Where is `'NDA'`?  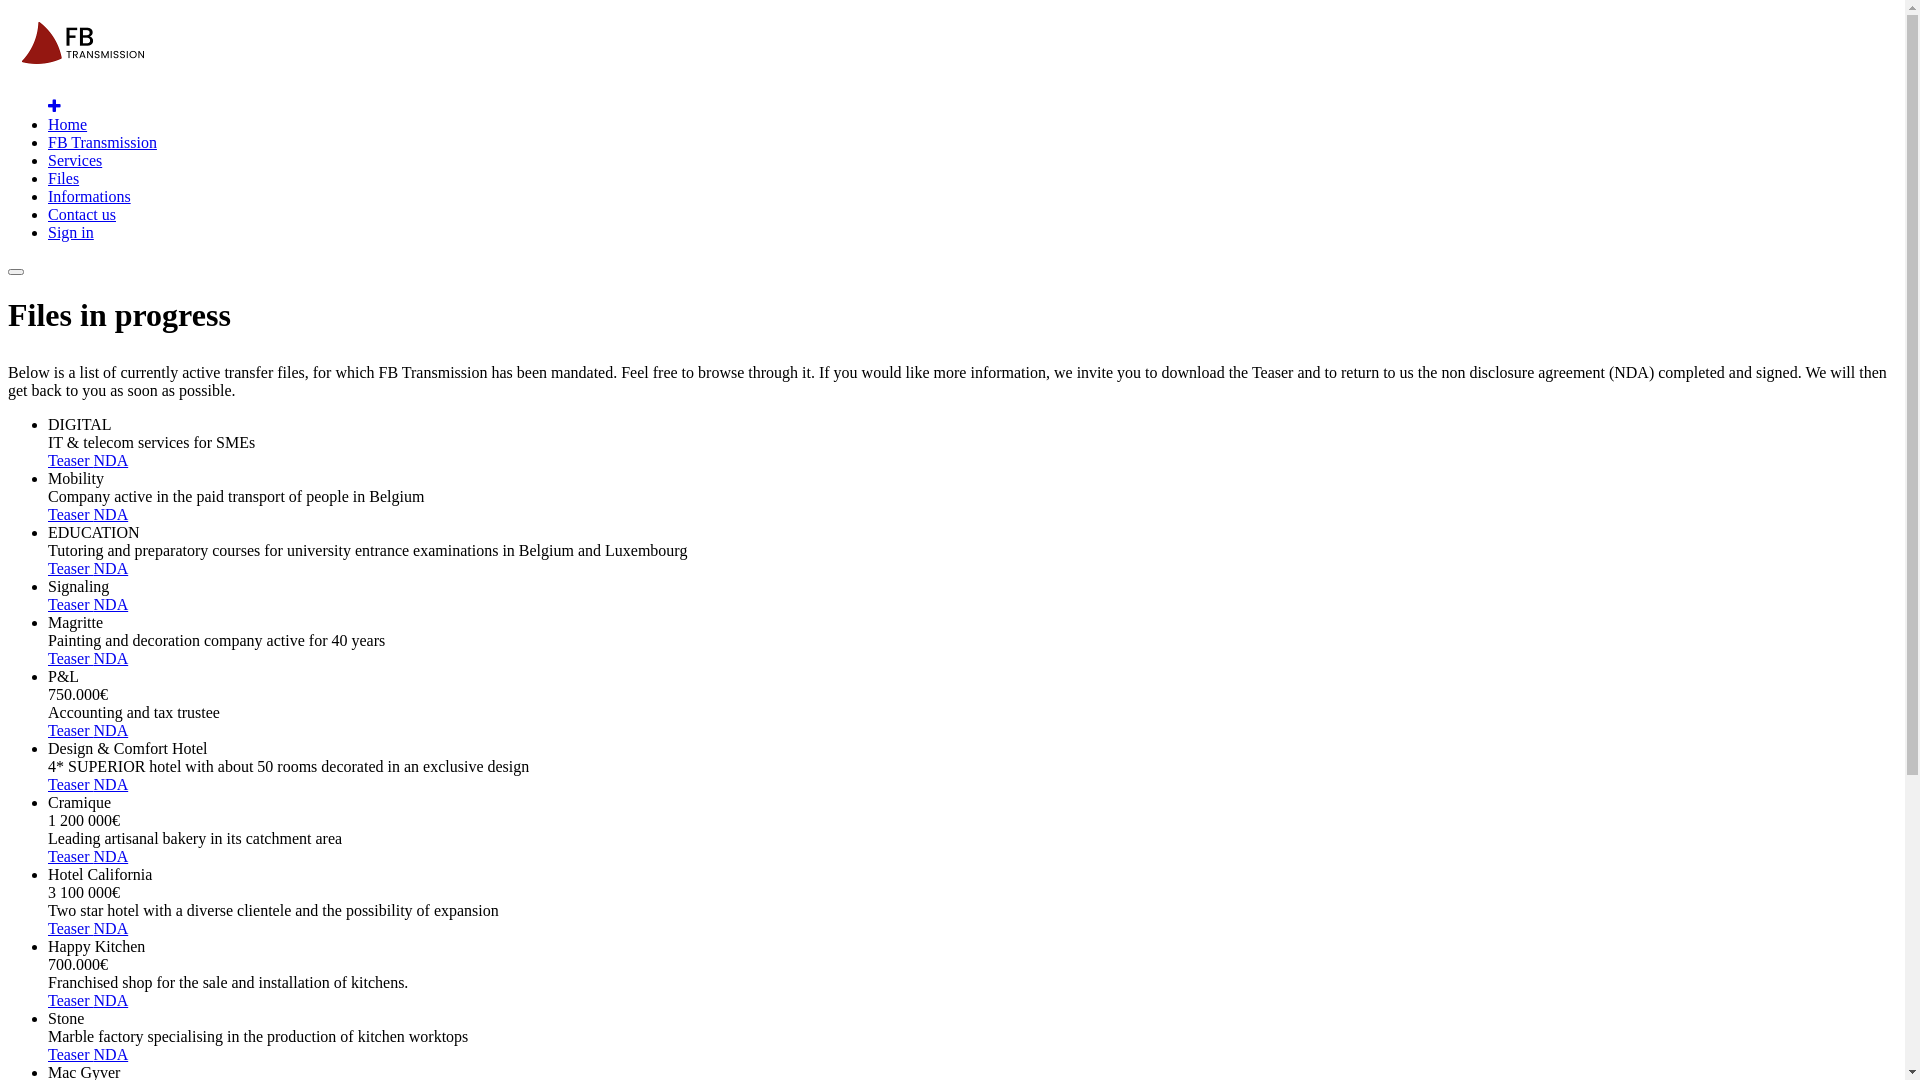
'NDA' is located at coordinates (110, 855).